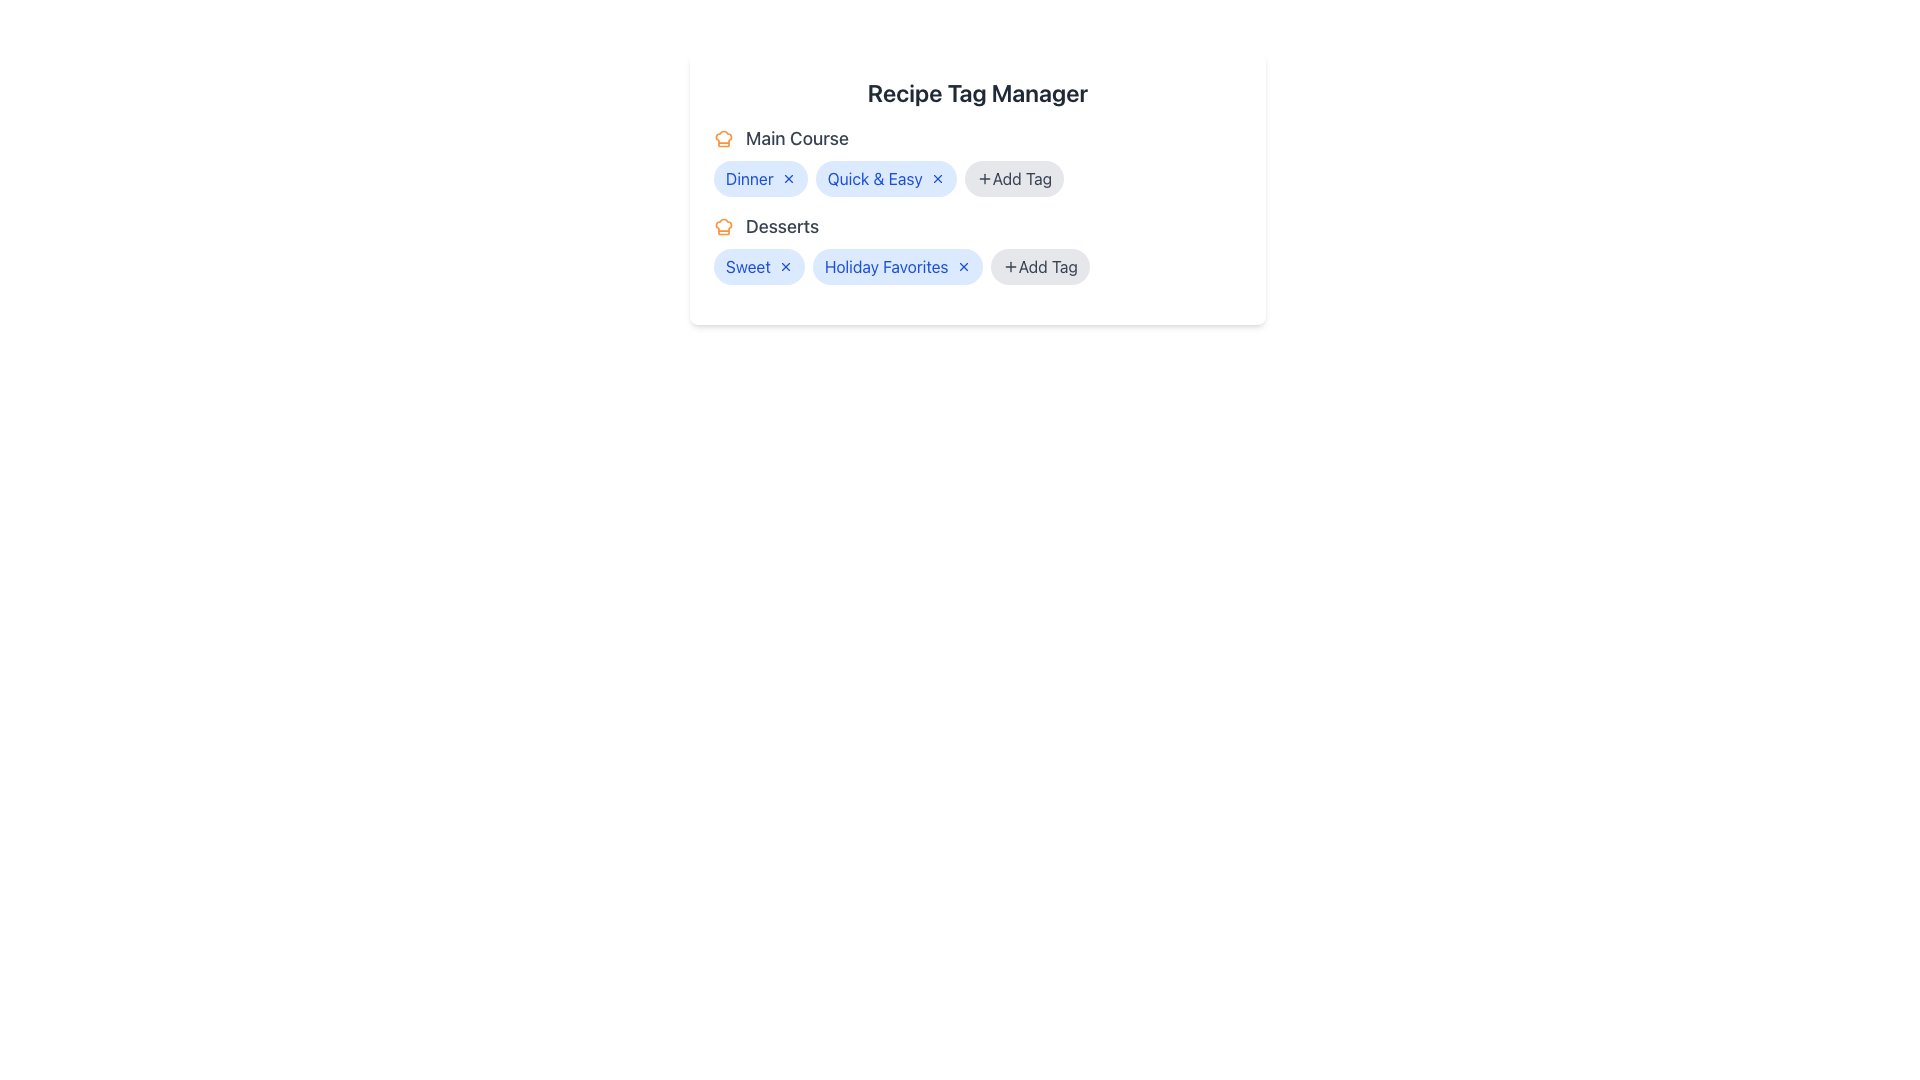 The image size is (1920, 1080). I want to click on the 'X' button, so click(784, 265).